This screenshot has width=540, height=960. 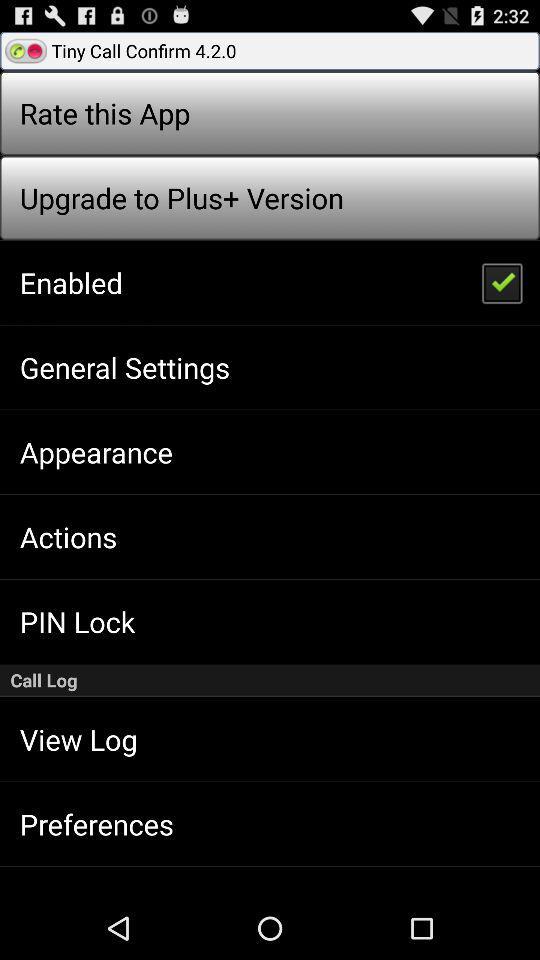 I want to click on icon to the right of the enabled app, so click(x=500, y=281).